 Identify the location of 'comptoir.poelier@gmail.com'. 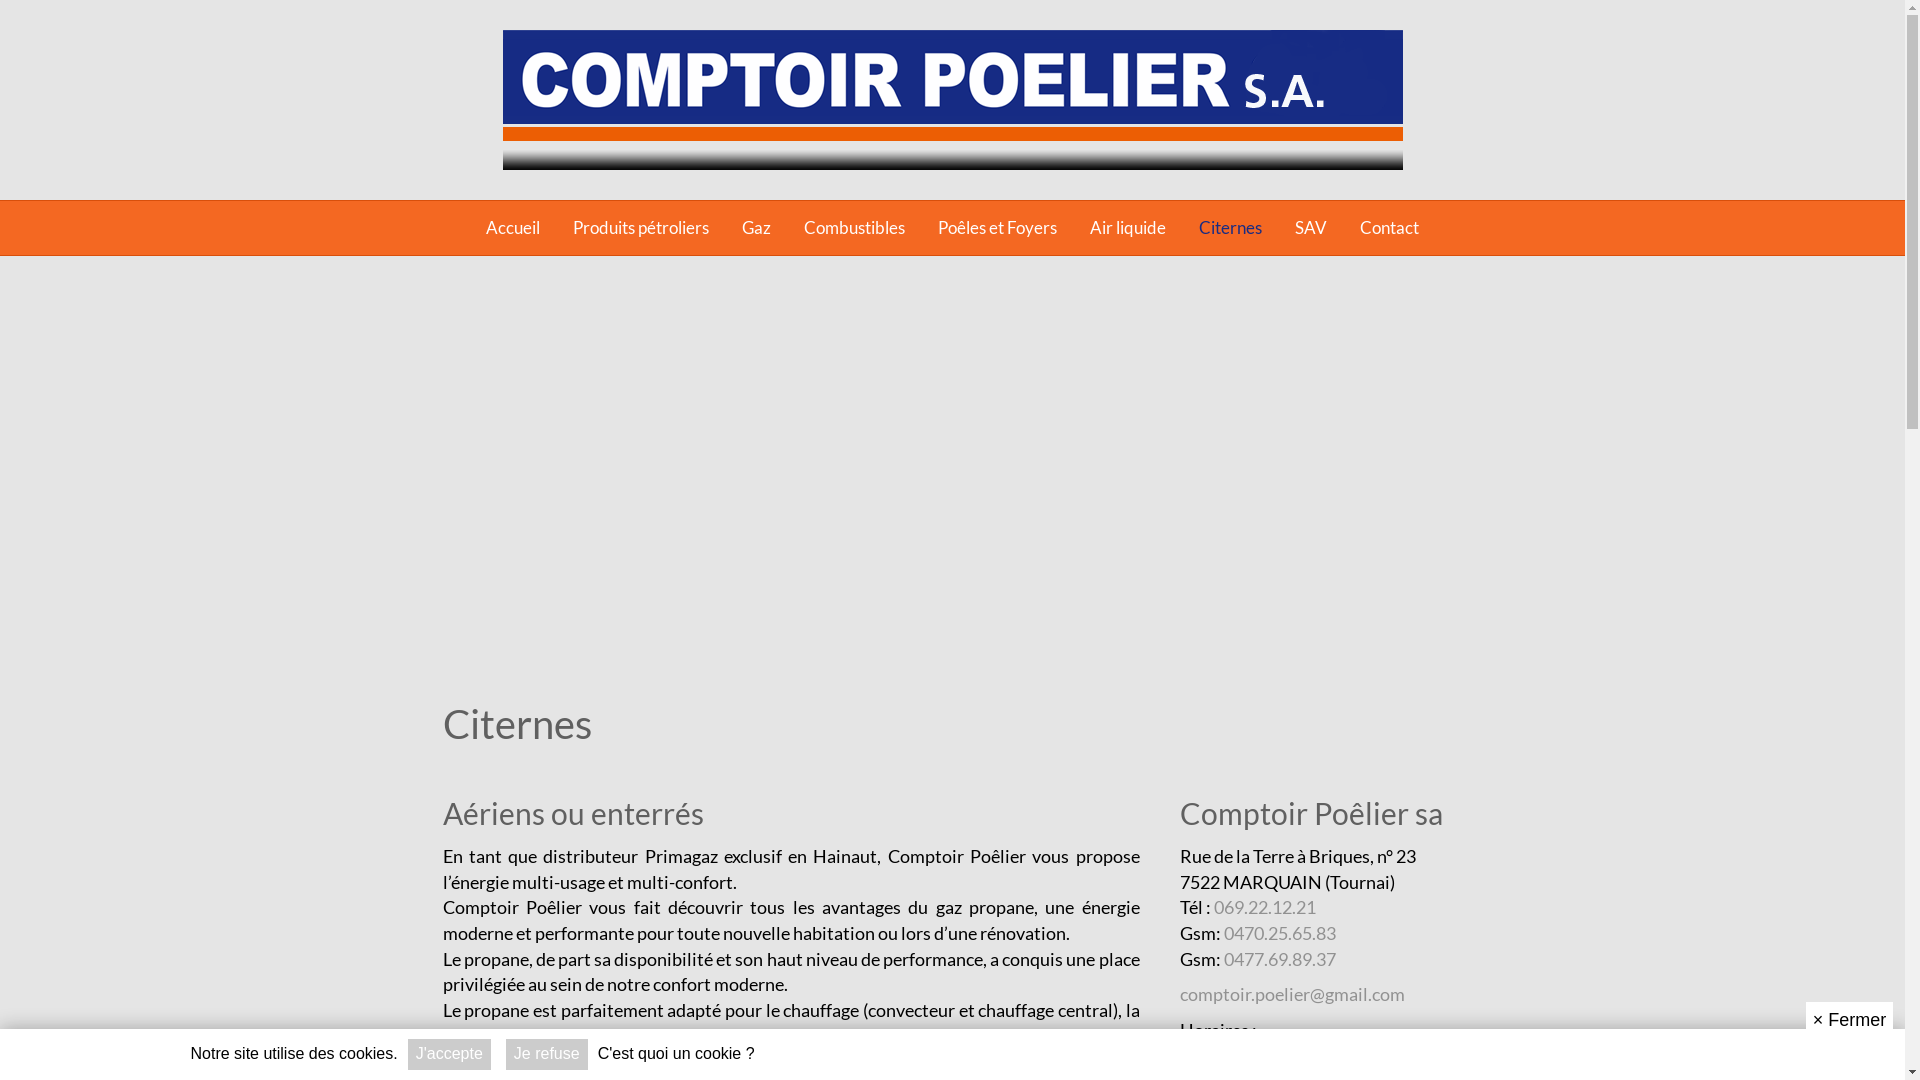
(1292, 994).